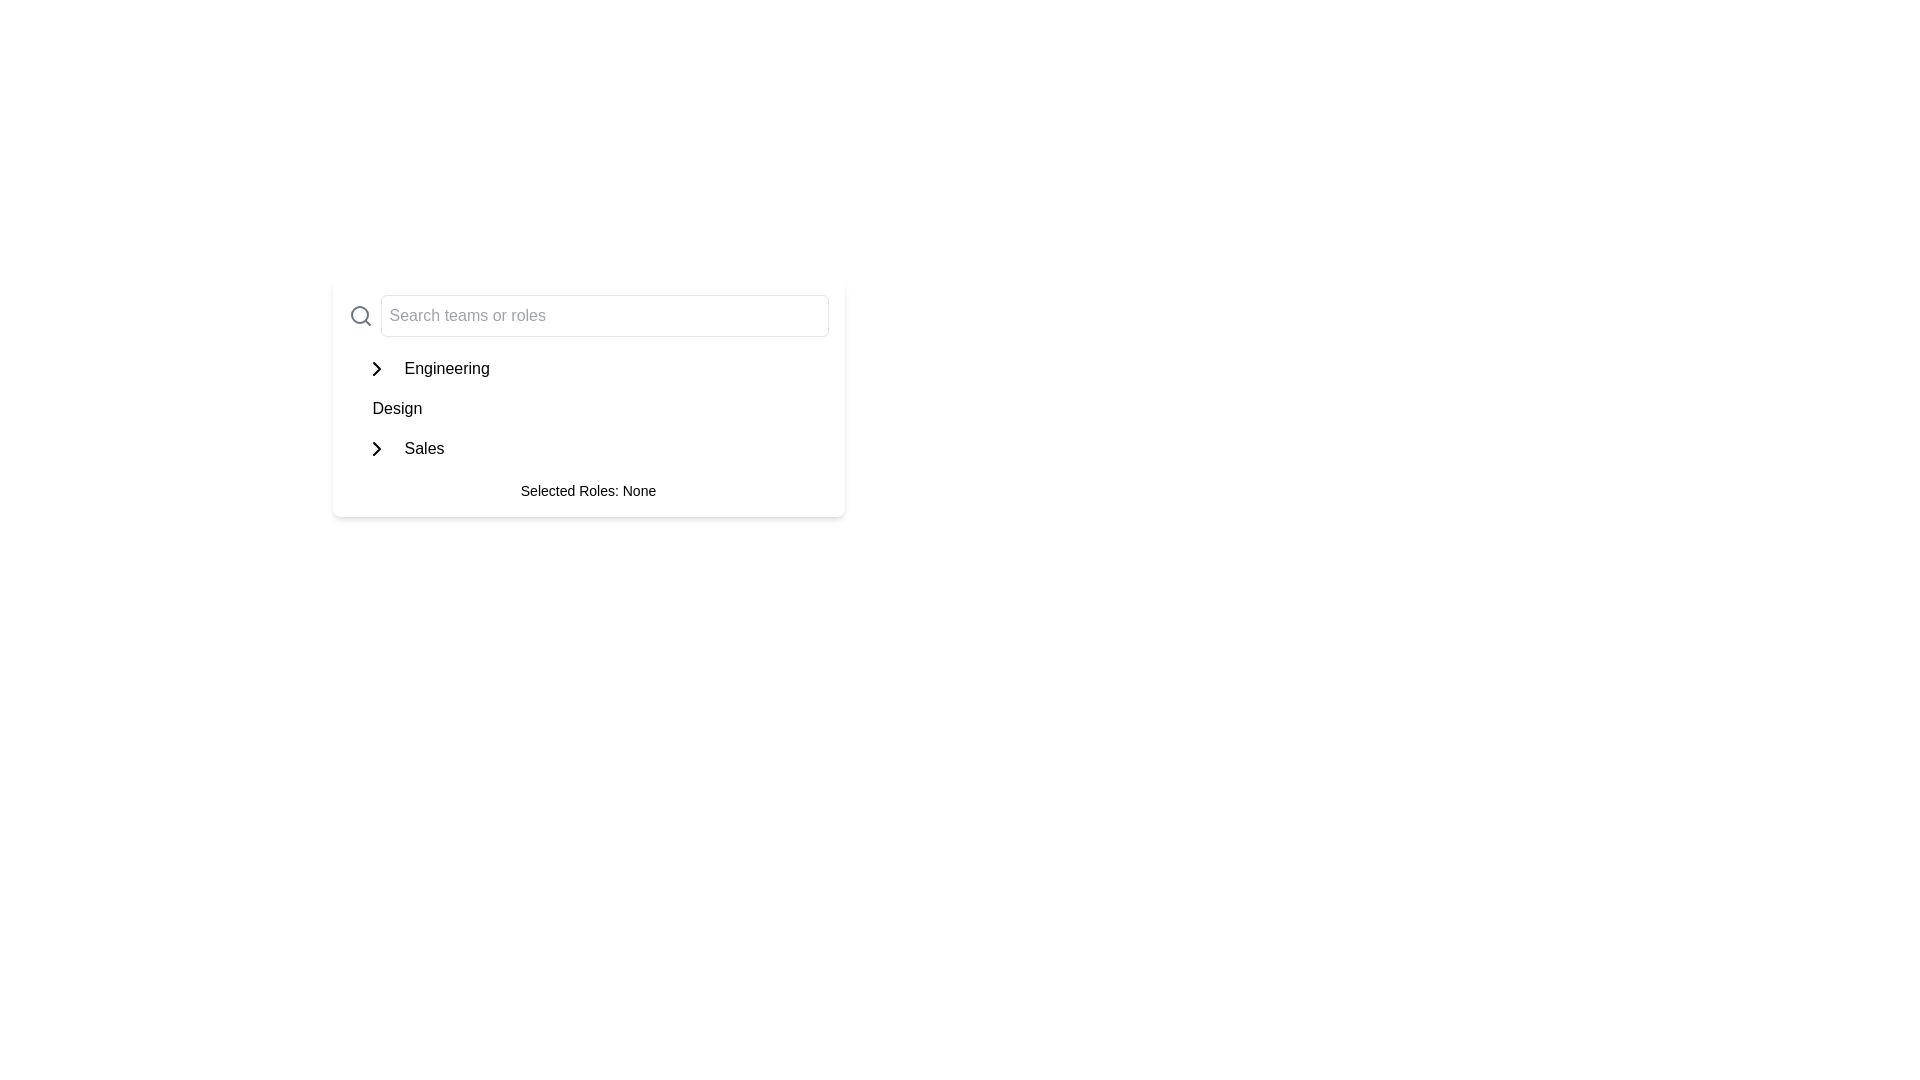  I want to click on the chevron icon indicating expandability for the 'Sales' item to trigger tooltip or highlighting, so click(376, 447).